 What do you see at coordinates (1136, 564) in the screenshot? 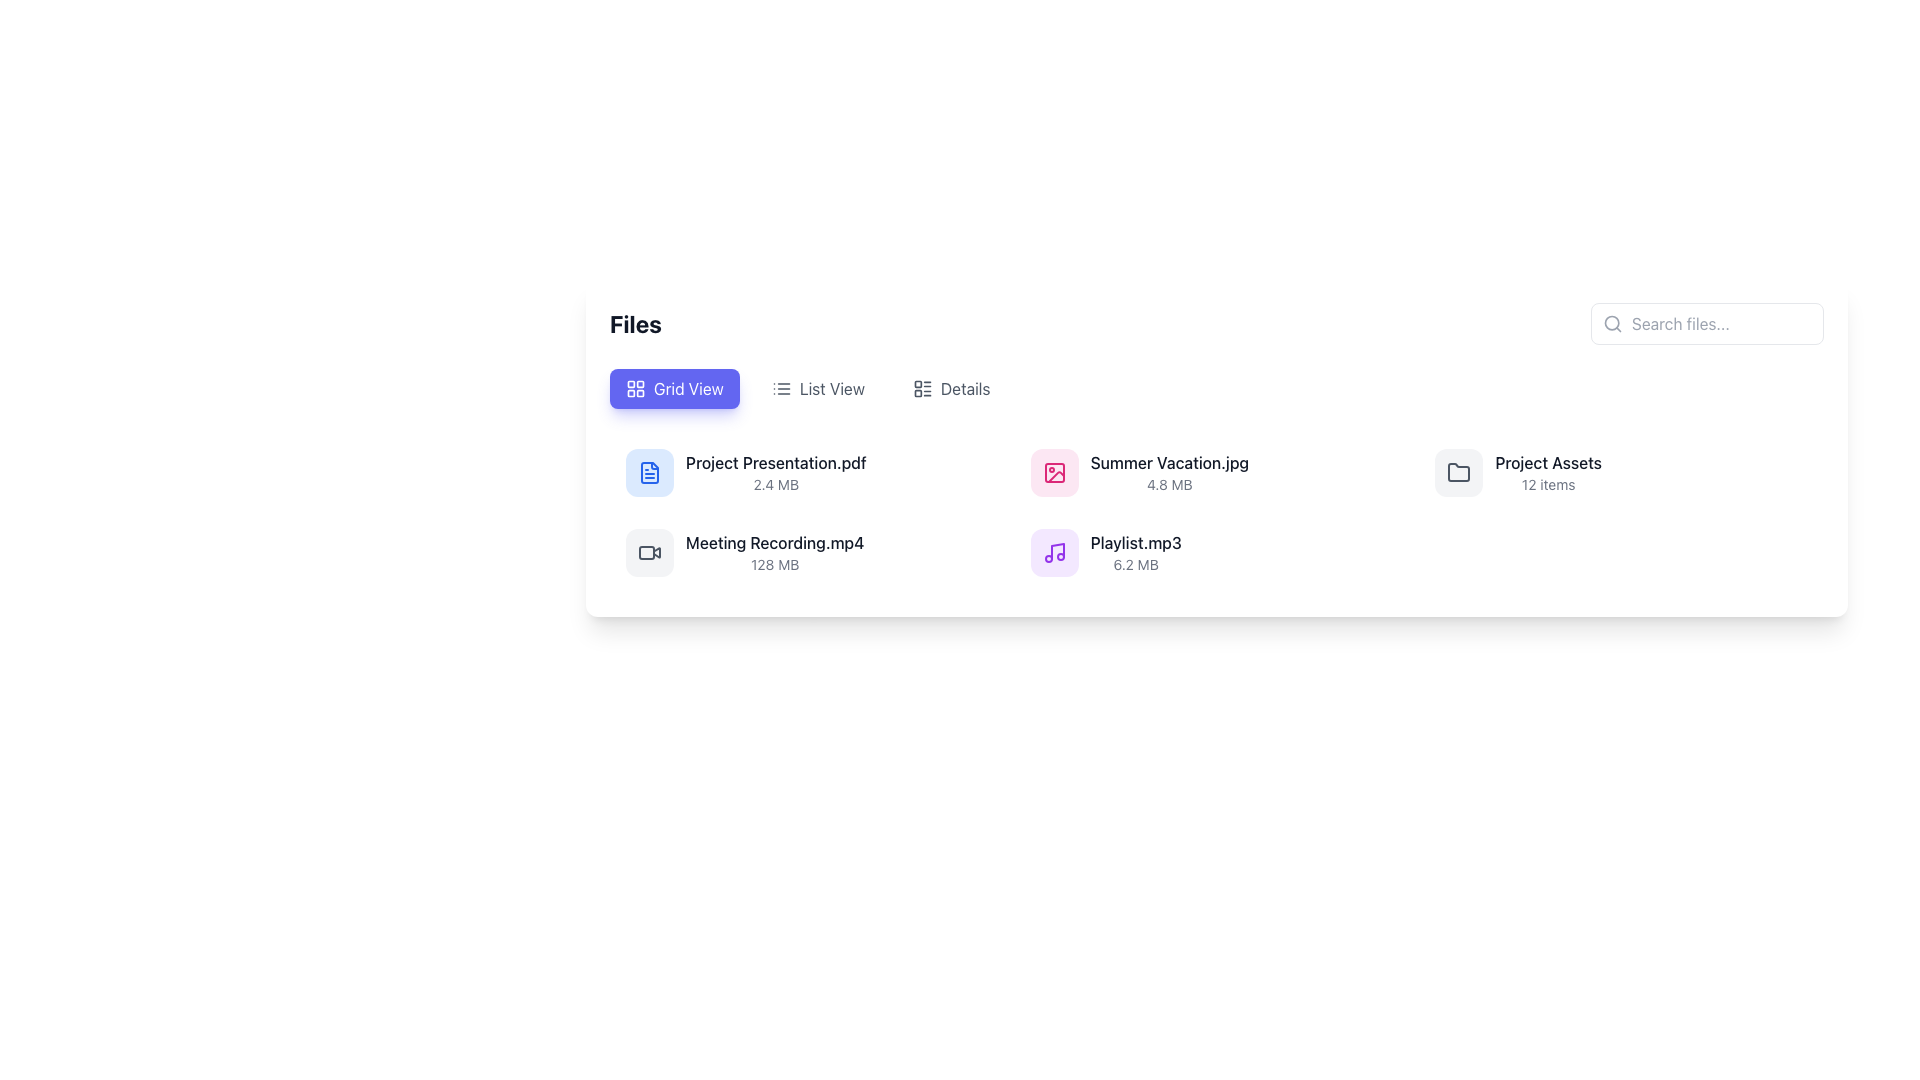
I see `the text label displaying '6.2 MB', which is styled in gray and positioned below the 'Playlist.mp3' label` at bounding box center [1136, 564].